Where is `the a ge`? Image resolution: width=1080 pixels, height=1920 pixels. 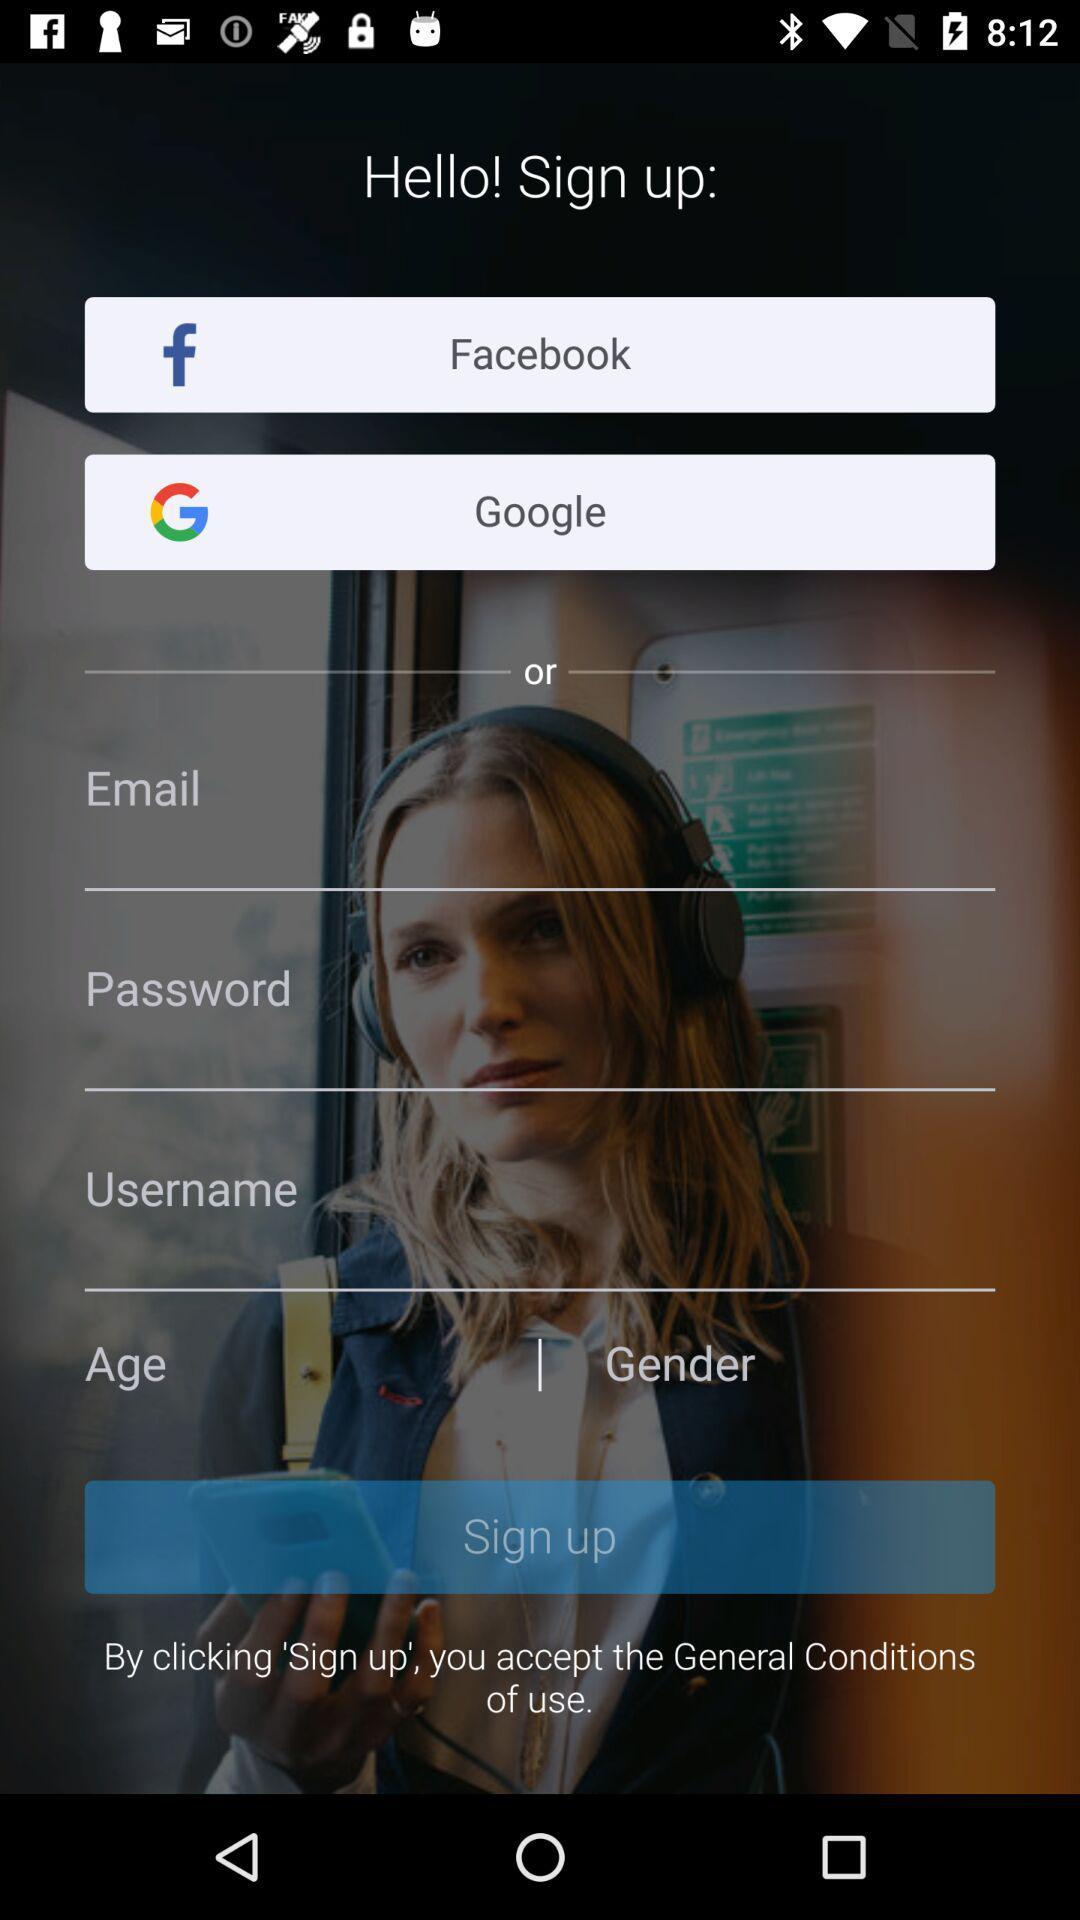
the a ge is located at coordinates (280, 1363).